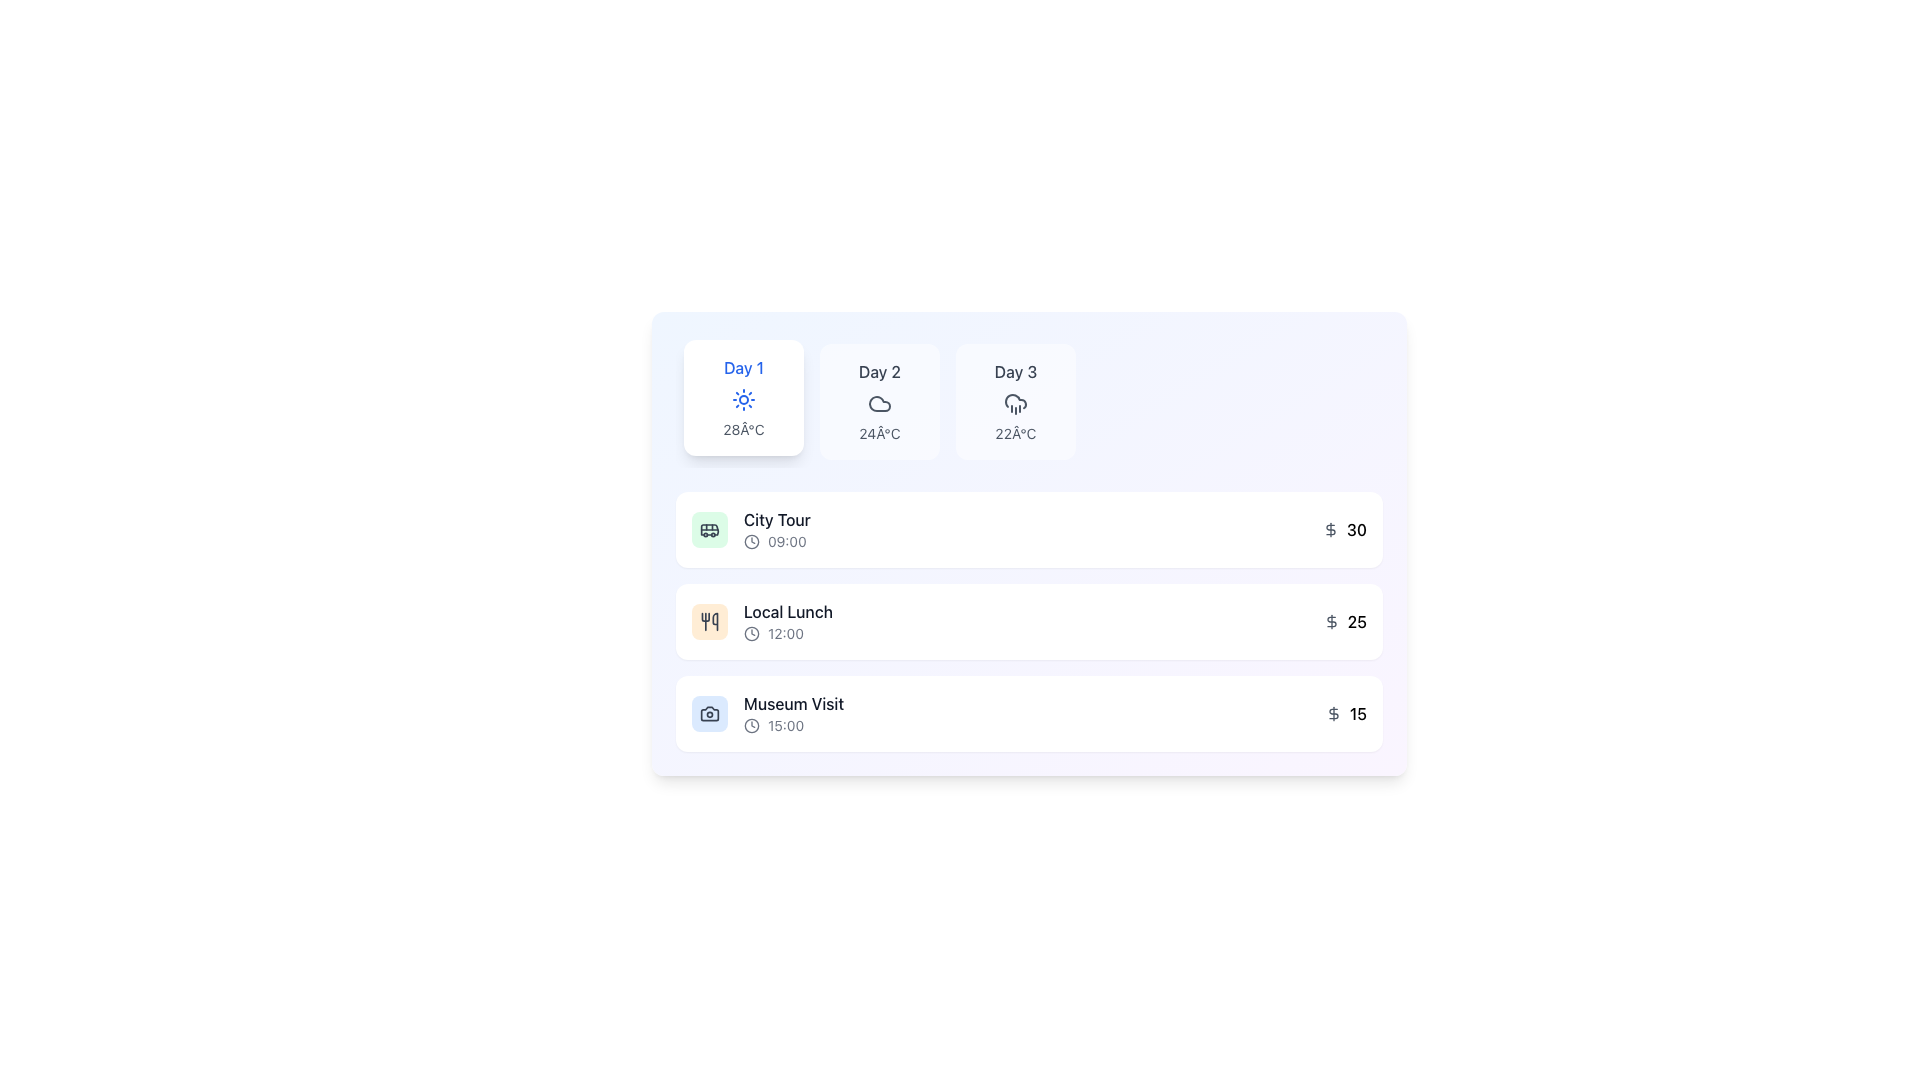 This screenshot has width=1920, height=1080. I want to click on the text label identifying the second day in the multi-day schedule, which is located at the top-center of the second card in a group of three cards, so click(879, 371).